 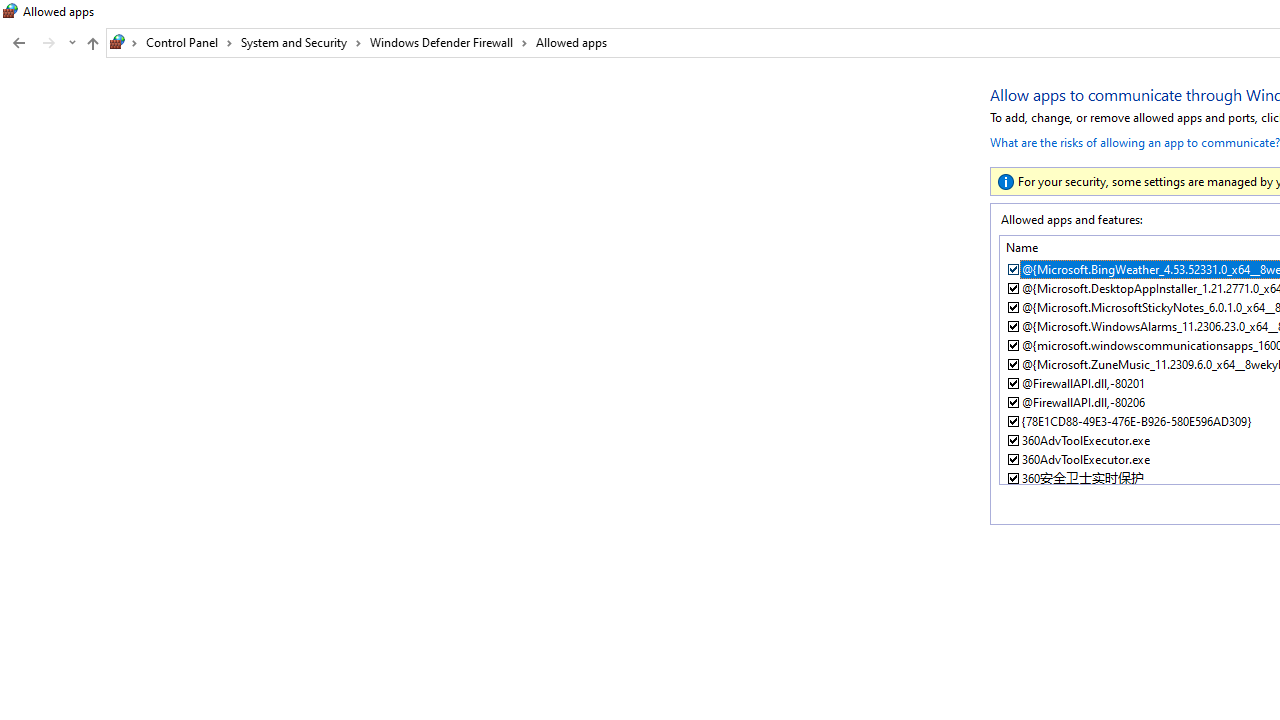 I want to click on 'Navigation buttons', so click(x=42, y=43).